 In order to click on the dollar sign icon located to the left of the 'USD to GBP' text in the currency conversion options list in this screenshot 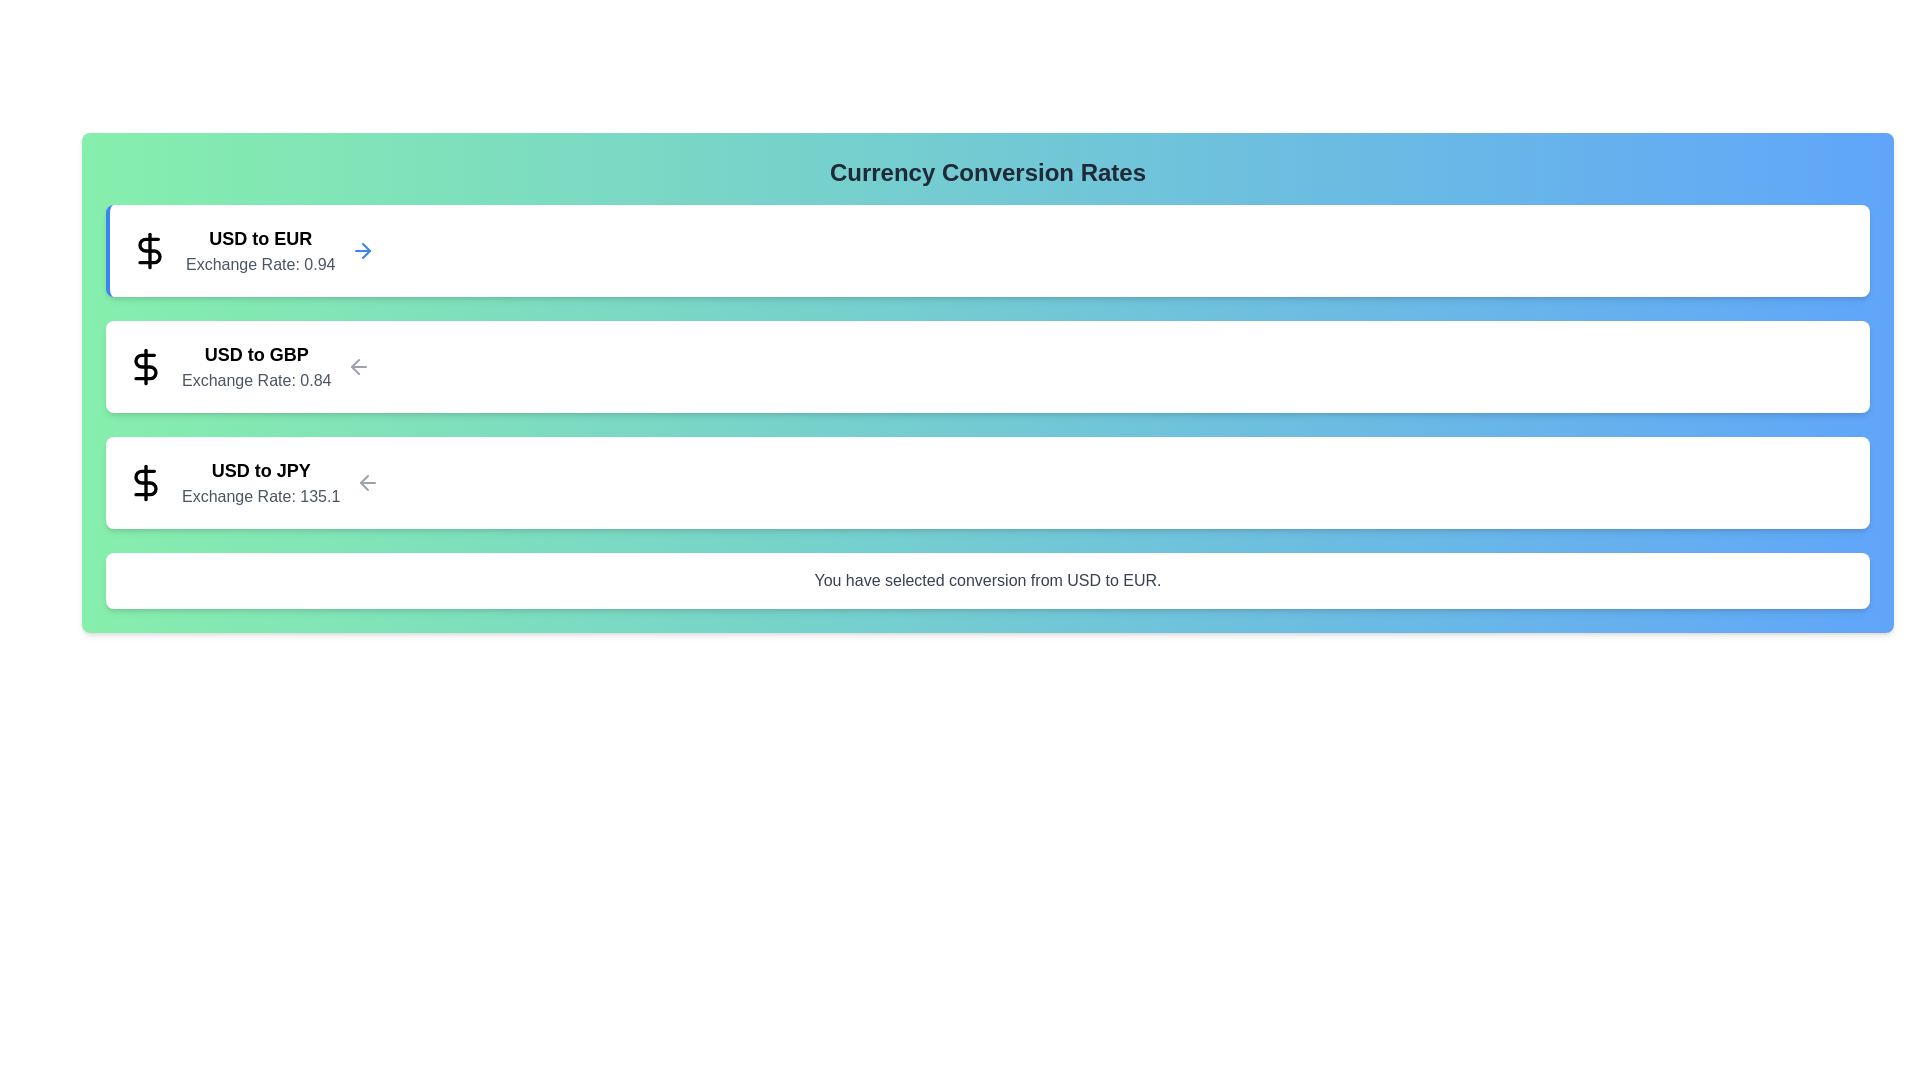, I will do `click(144, 366)`.